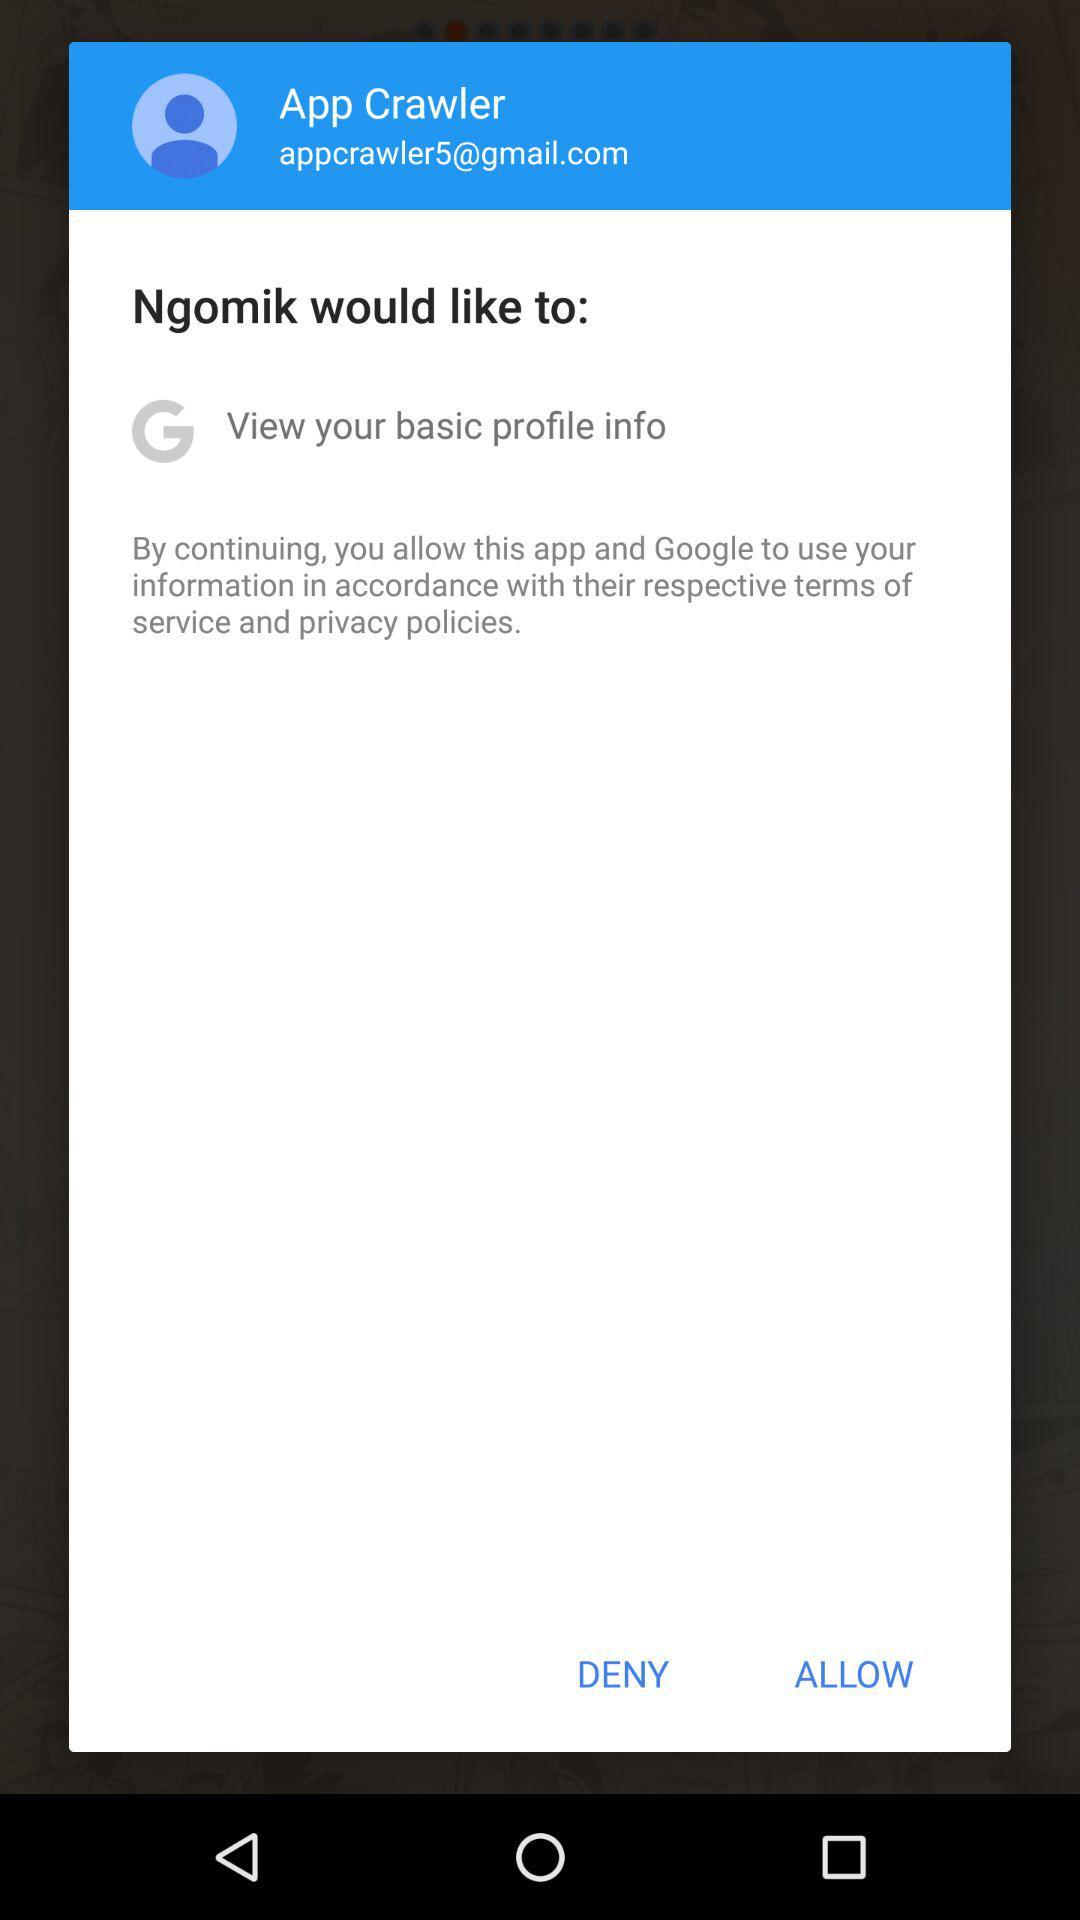 This screenshot has width=1080, height=1920. I want to click on the icon above the ngomik would like item, so click(184, 124).